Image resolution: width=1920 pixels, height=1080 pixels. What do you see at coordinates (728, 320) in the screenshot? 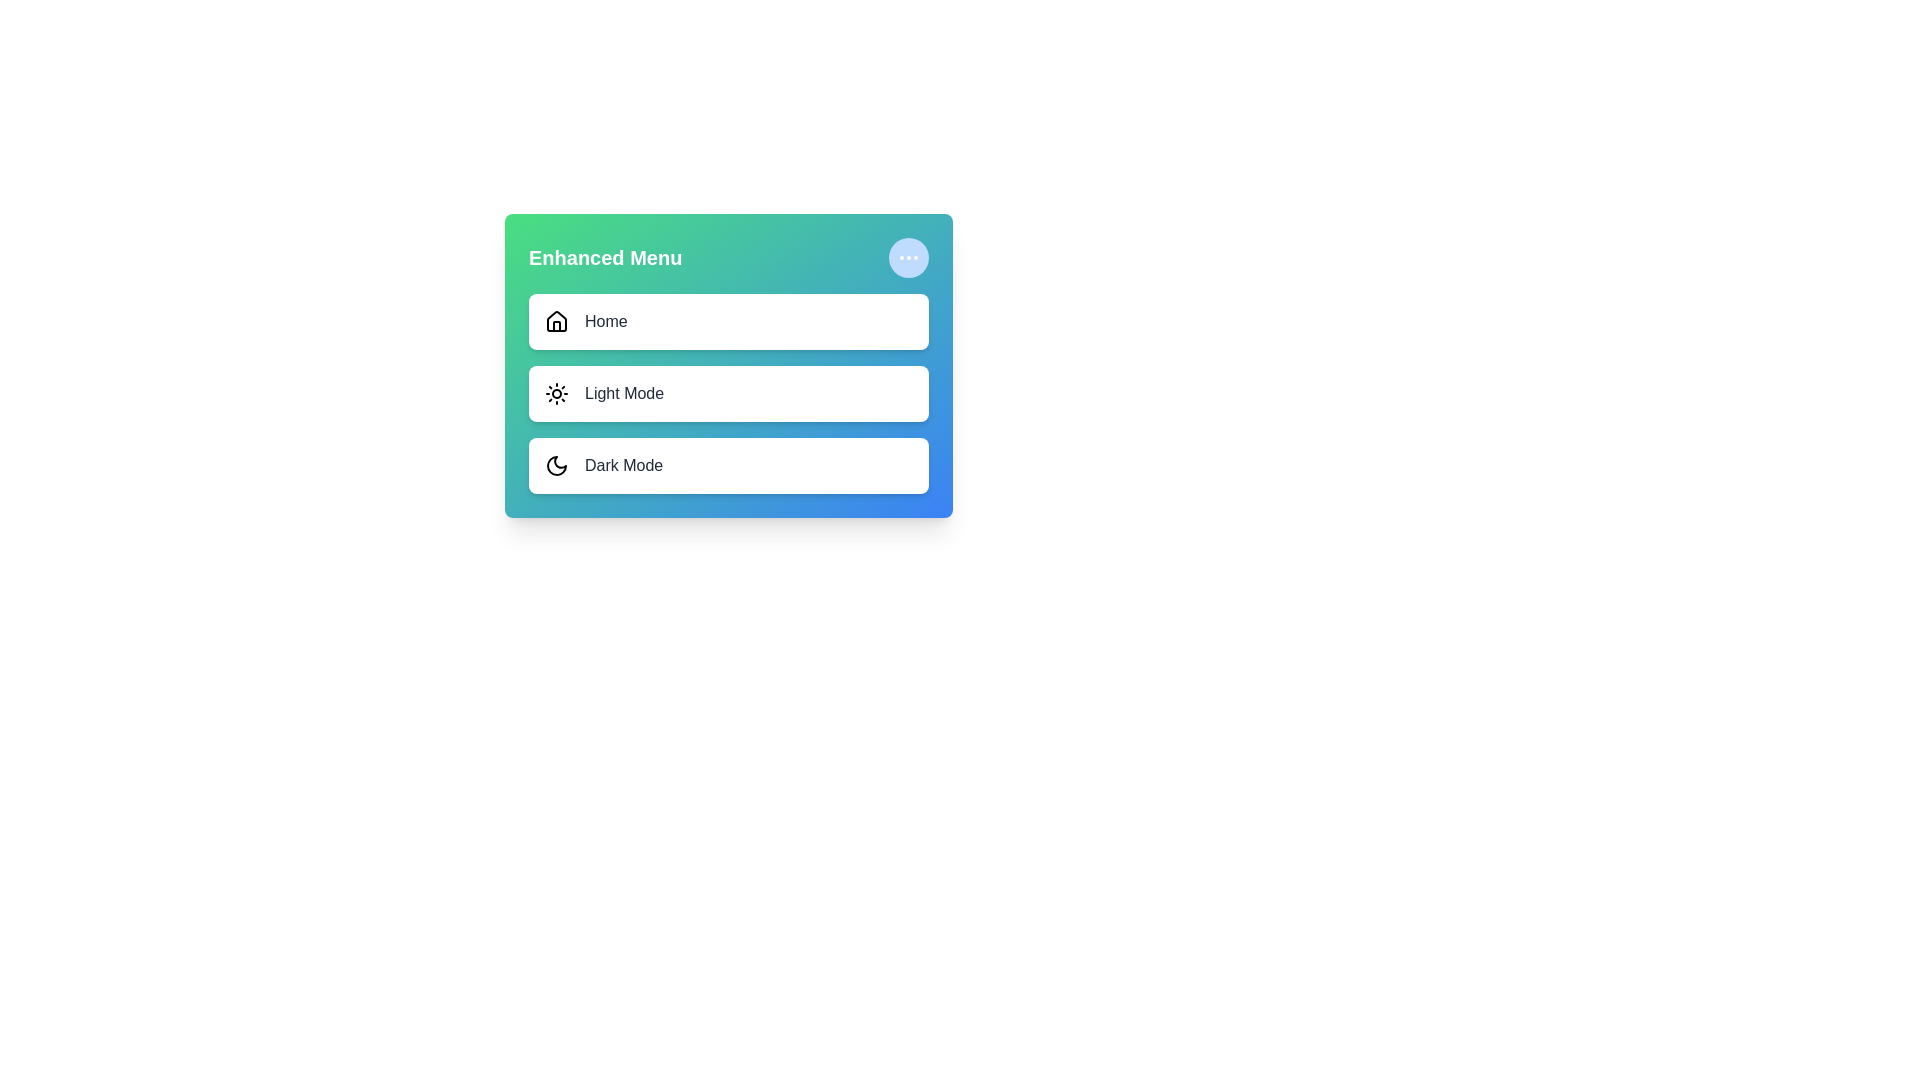
I see `the menu item labeled 'Home' to select it` at bounding box center [728, 320].